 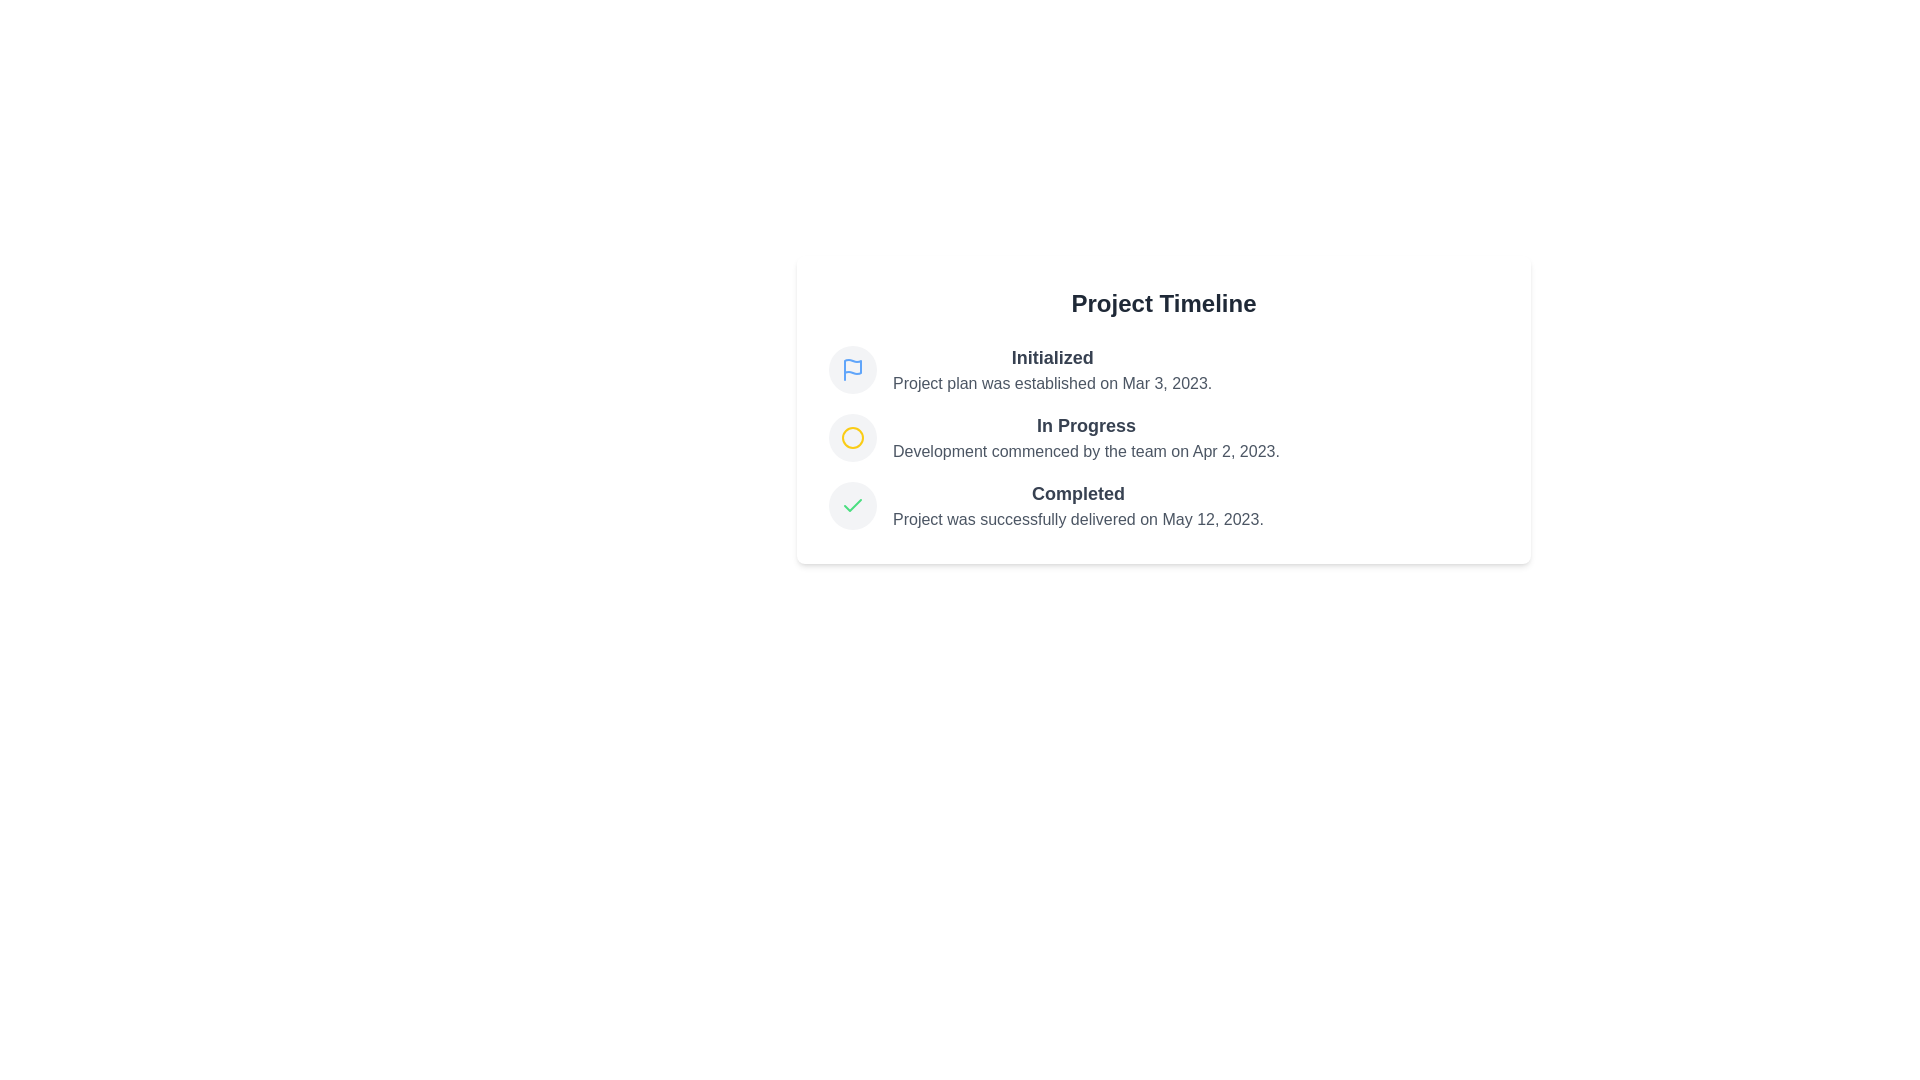 I want to click on the 'Completed' status icon in the project timeline located in the third row, which indicates successful completion of the associated phase, so click(x=853, y=504).